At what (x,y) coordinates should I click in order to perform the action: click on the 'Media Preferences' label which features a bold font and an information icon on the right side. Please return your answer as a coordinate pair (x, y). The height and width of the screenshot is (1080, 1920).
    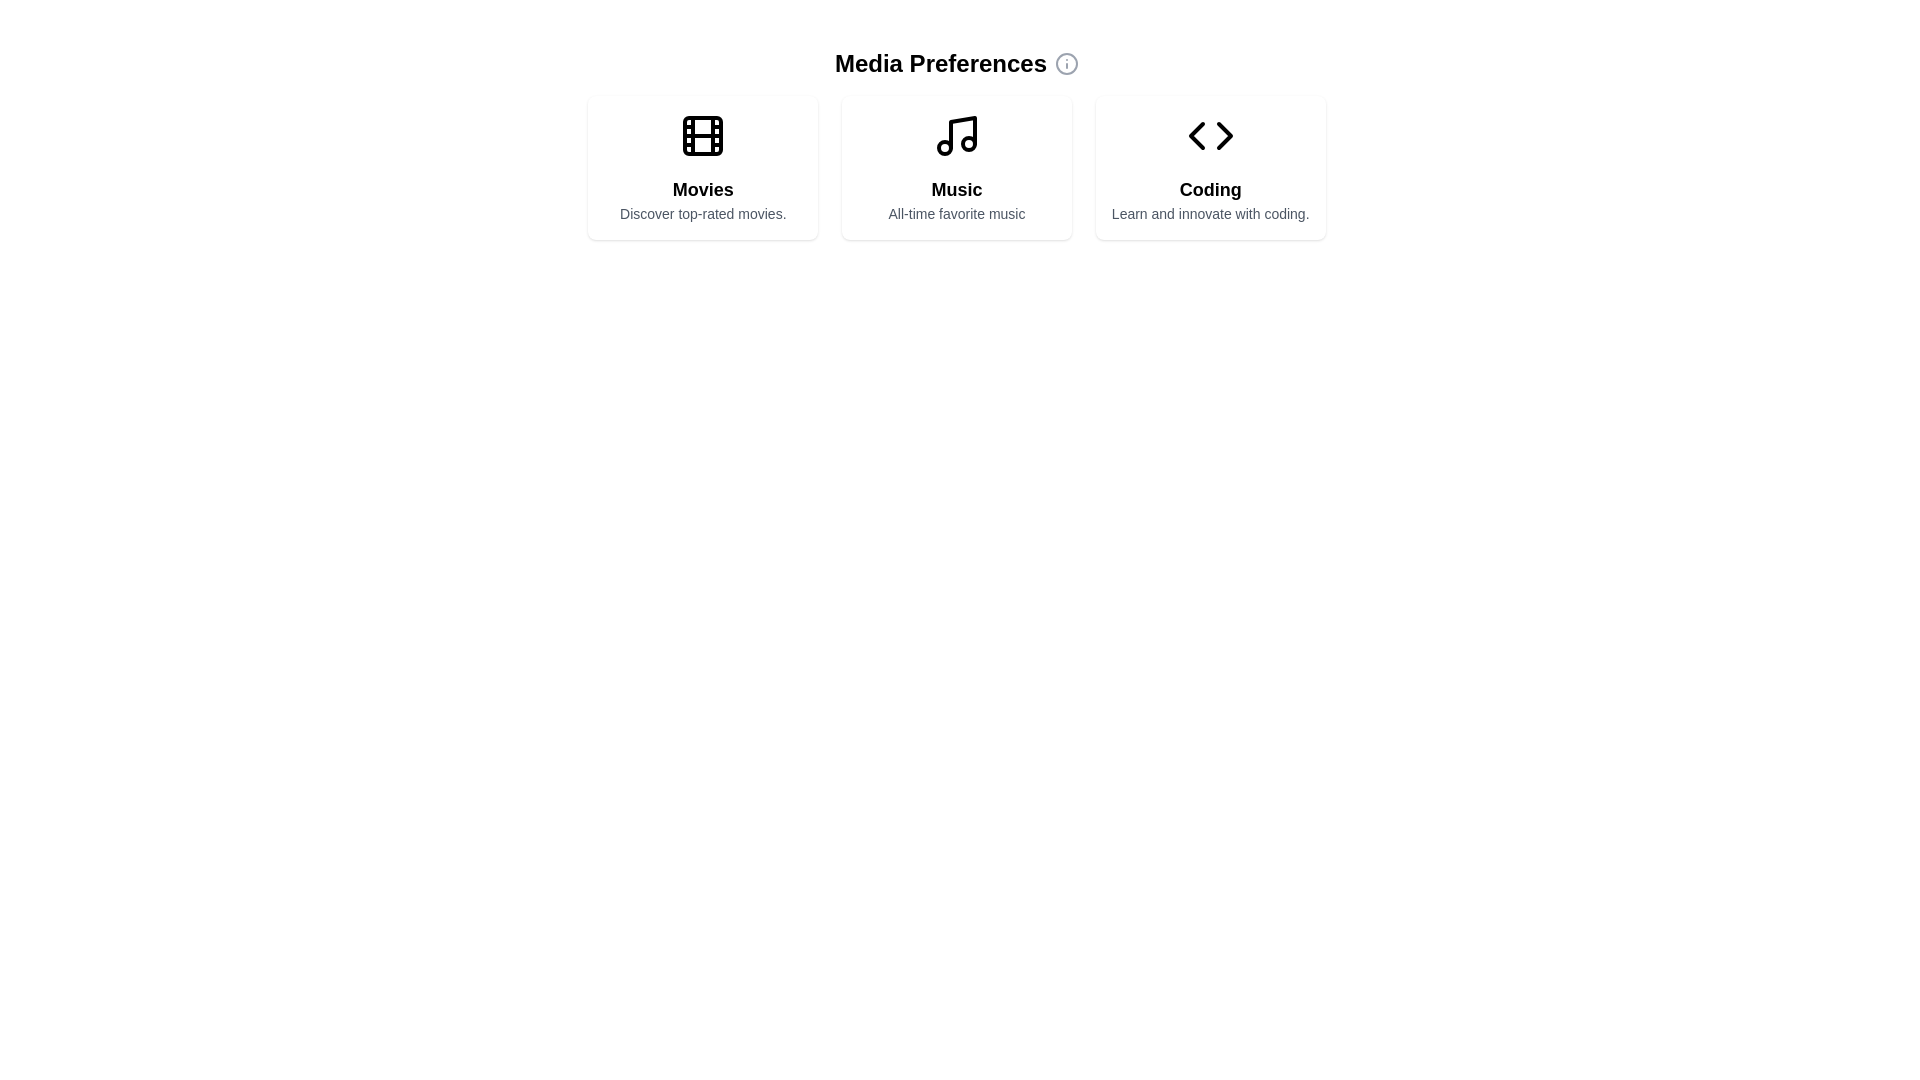
    Looking at the image, I should click on (955, 63).